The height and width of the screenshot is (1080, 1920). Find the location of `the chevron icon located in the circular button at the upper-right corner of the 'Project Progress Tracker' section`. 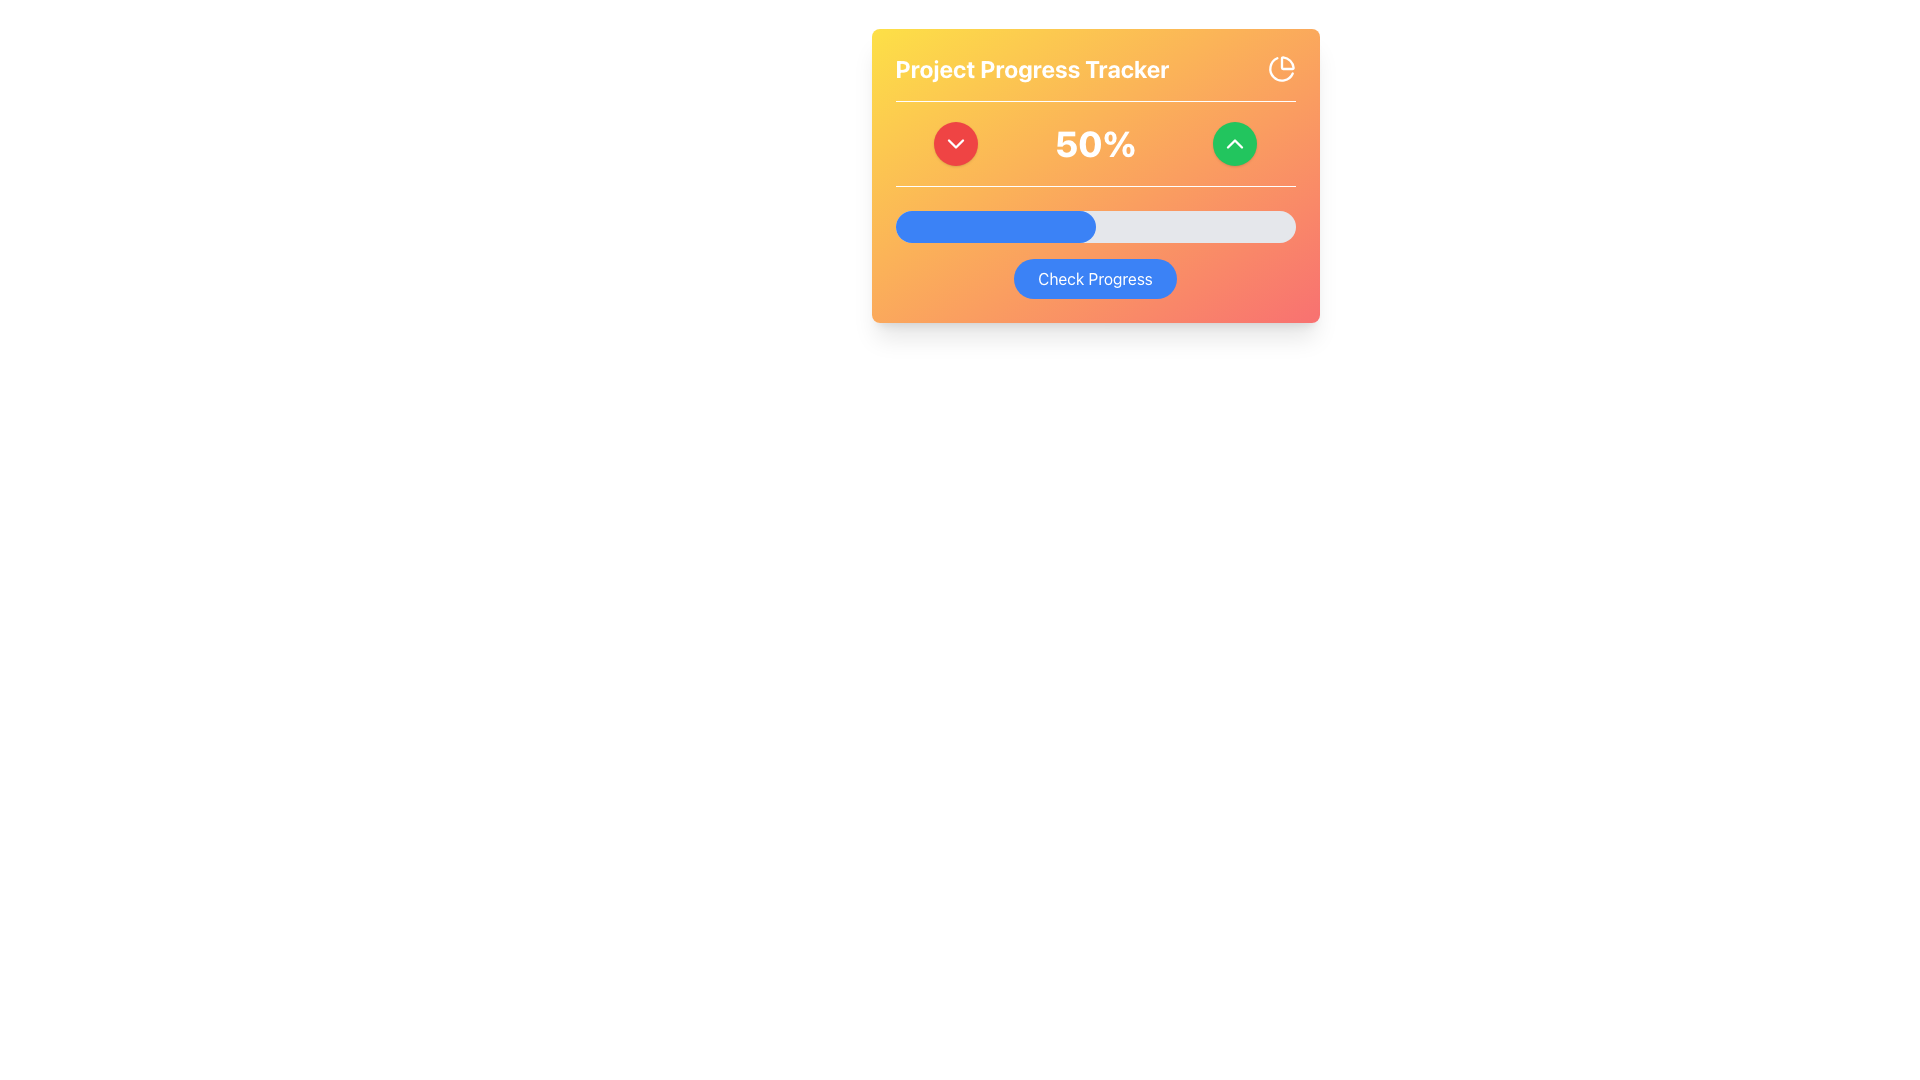

the chevron icon located in the circular button at the upper-right corner of the 'Project Progress Tracker' section is located at coordinates (1233, 142).